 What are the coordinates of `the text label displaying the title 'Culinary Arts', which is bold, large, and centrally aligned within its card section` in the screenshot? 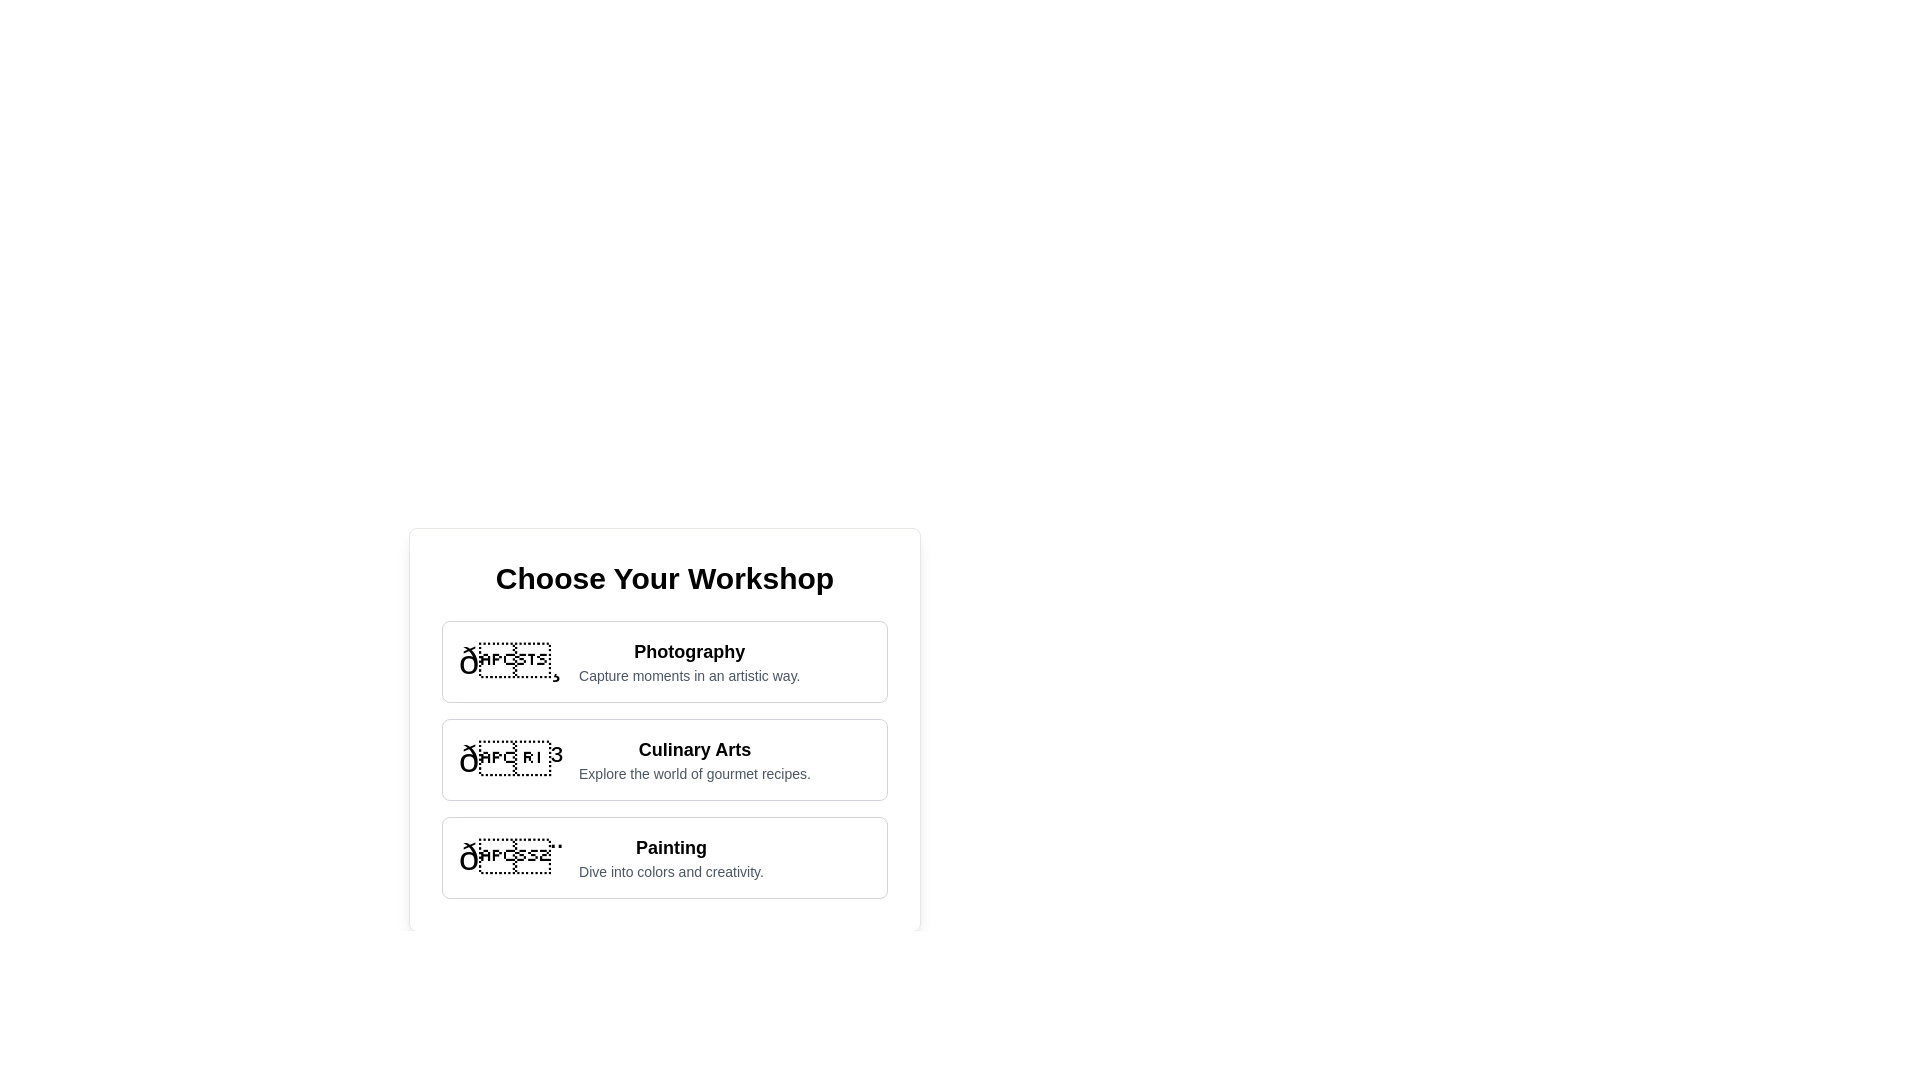 It's located at (695, 749).